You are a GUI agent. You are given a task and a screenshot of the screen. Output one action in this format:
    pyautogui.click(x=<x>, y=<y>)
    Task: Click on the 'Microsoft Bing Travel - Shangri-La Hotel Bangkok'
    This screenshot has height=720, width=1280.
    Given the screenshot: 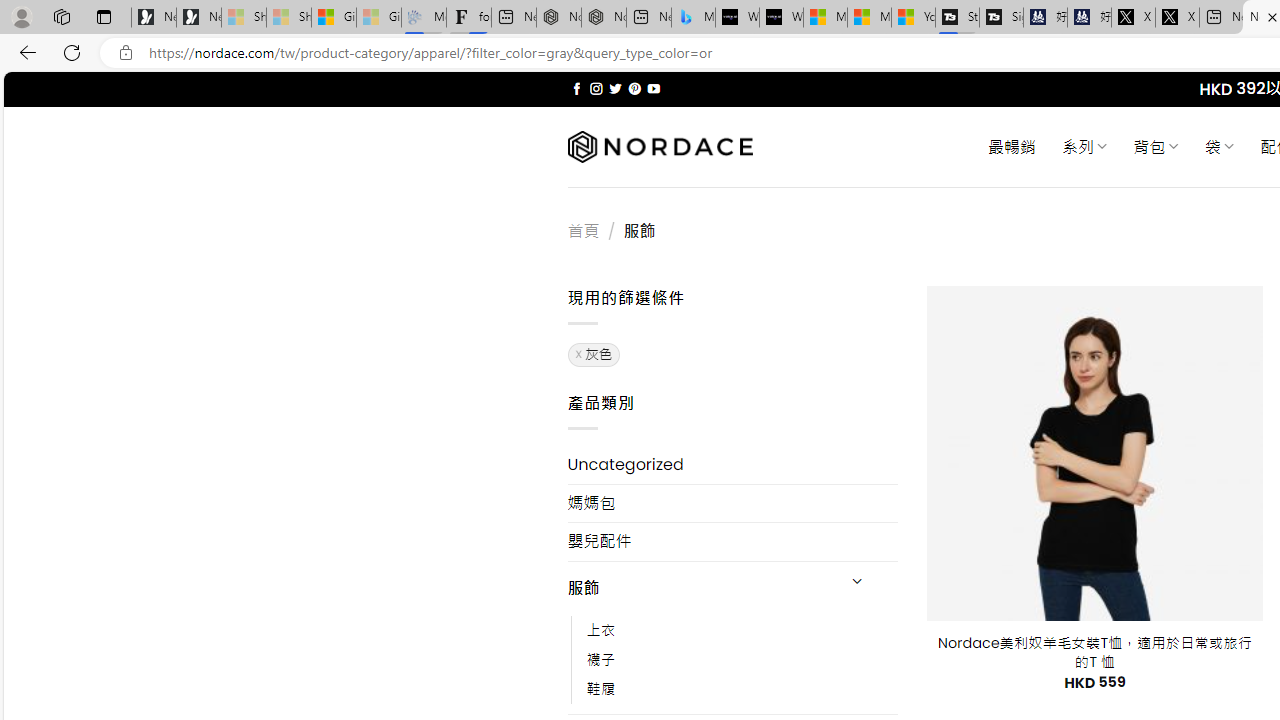 What is the action you would take?
    pyautogui.click(x=693, y=17)
    